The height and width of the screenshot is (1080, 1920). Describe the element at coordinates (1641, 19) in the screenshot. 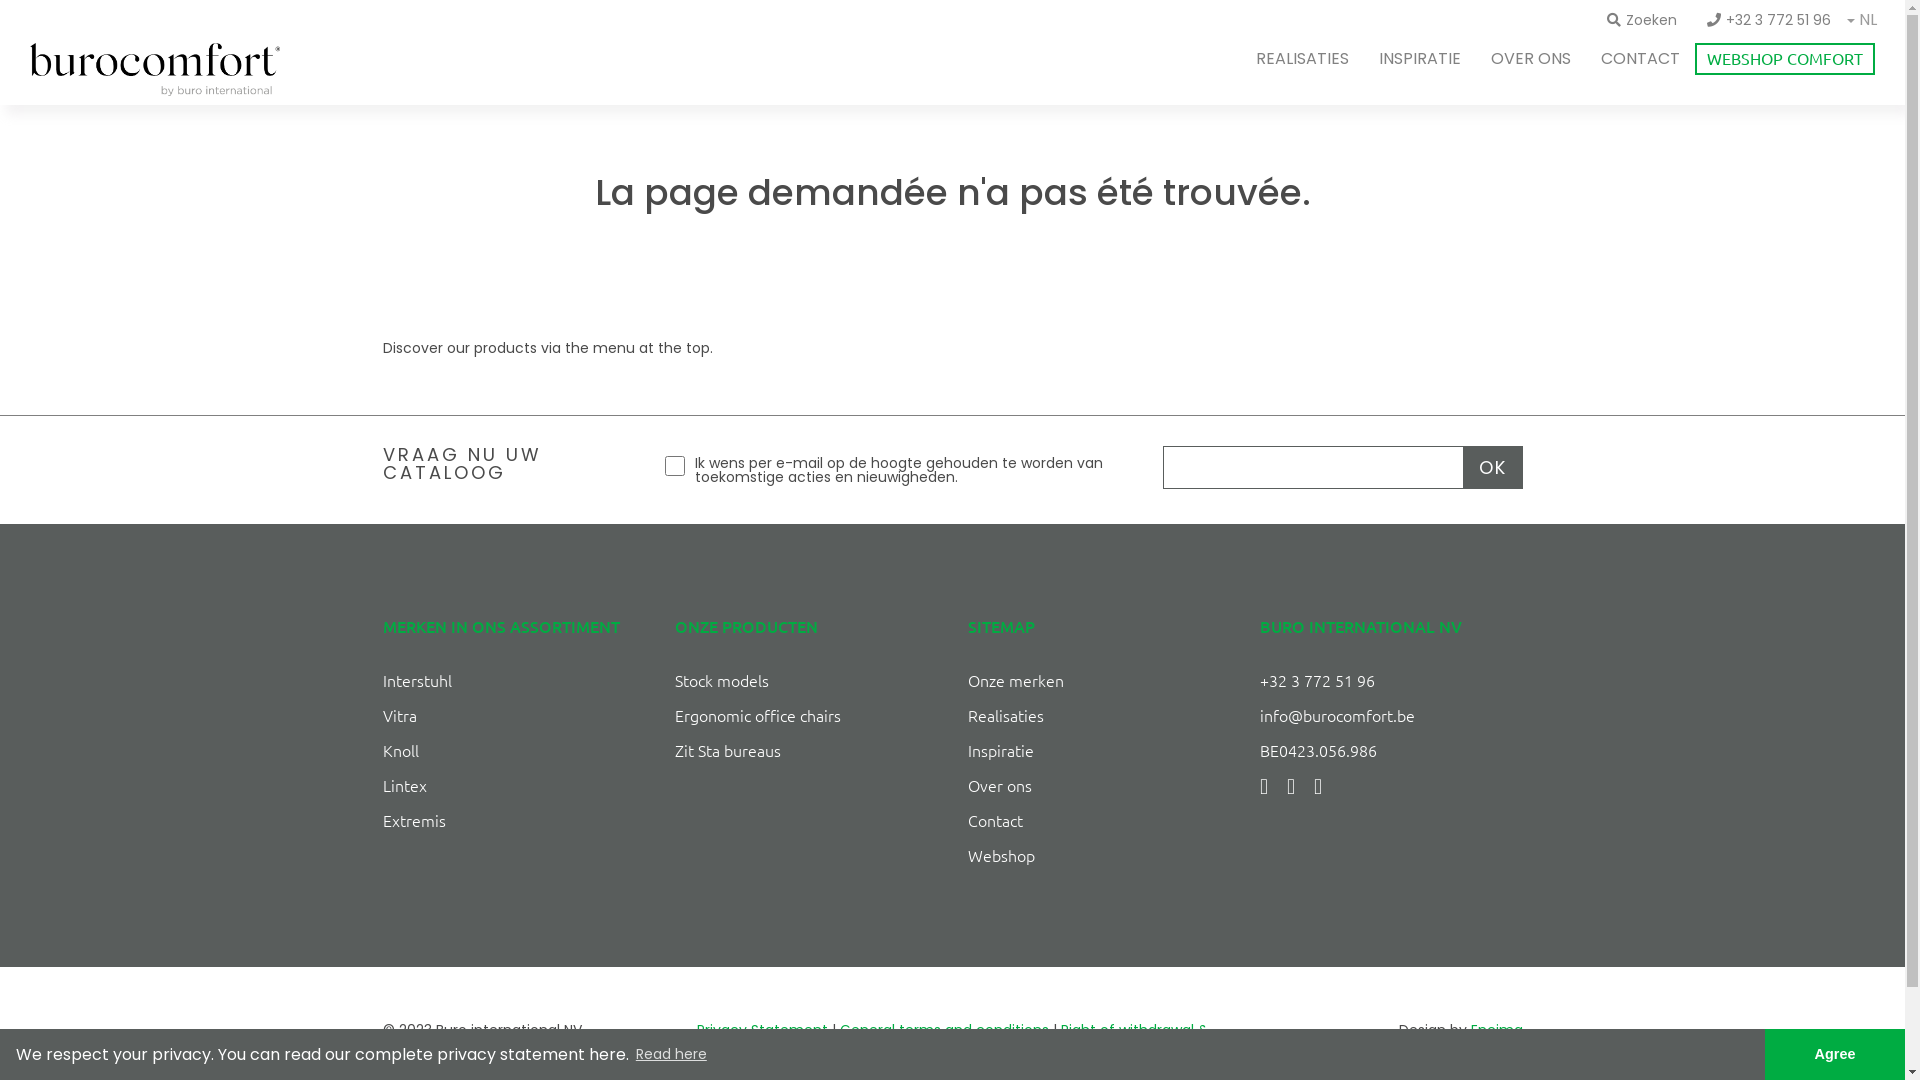

I see `'Zoeken'` at that location.